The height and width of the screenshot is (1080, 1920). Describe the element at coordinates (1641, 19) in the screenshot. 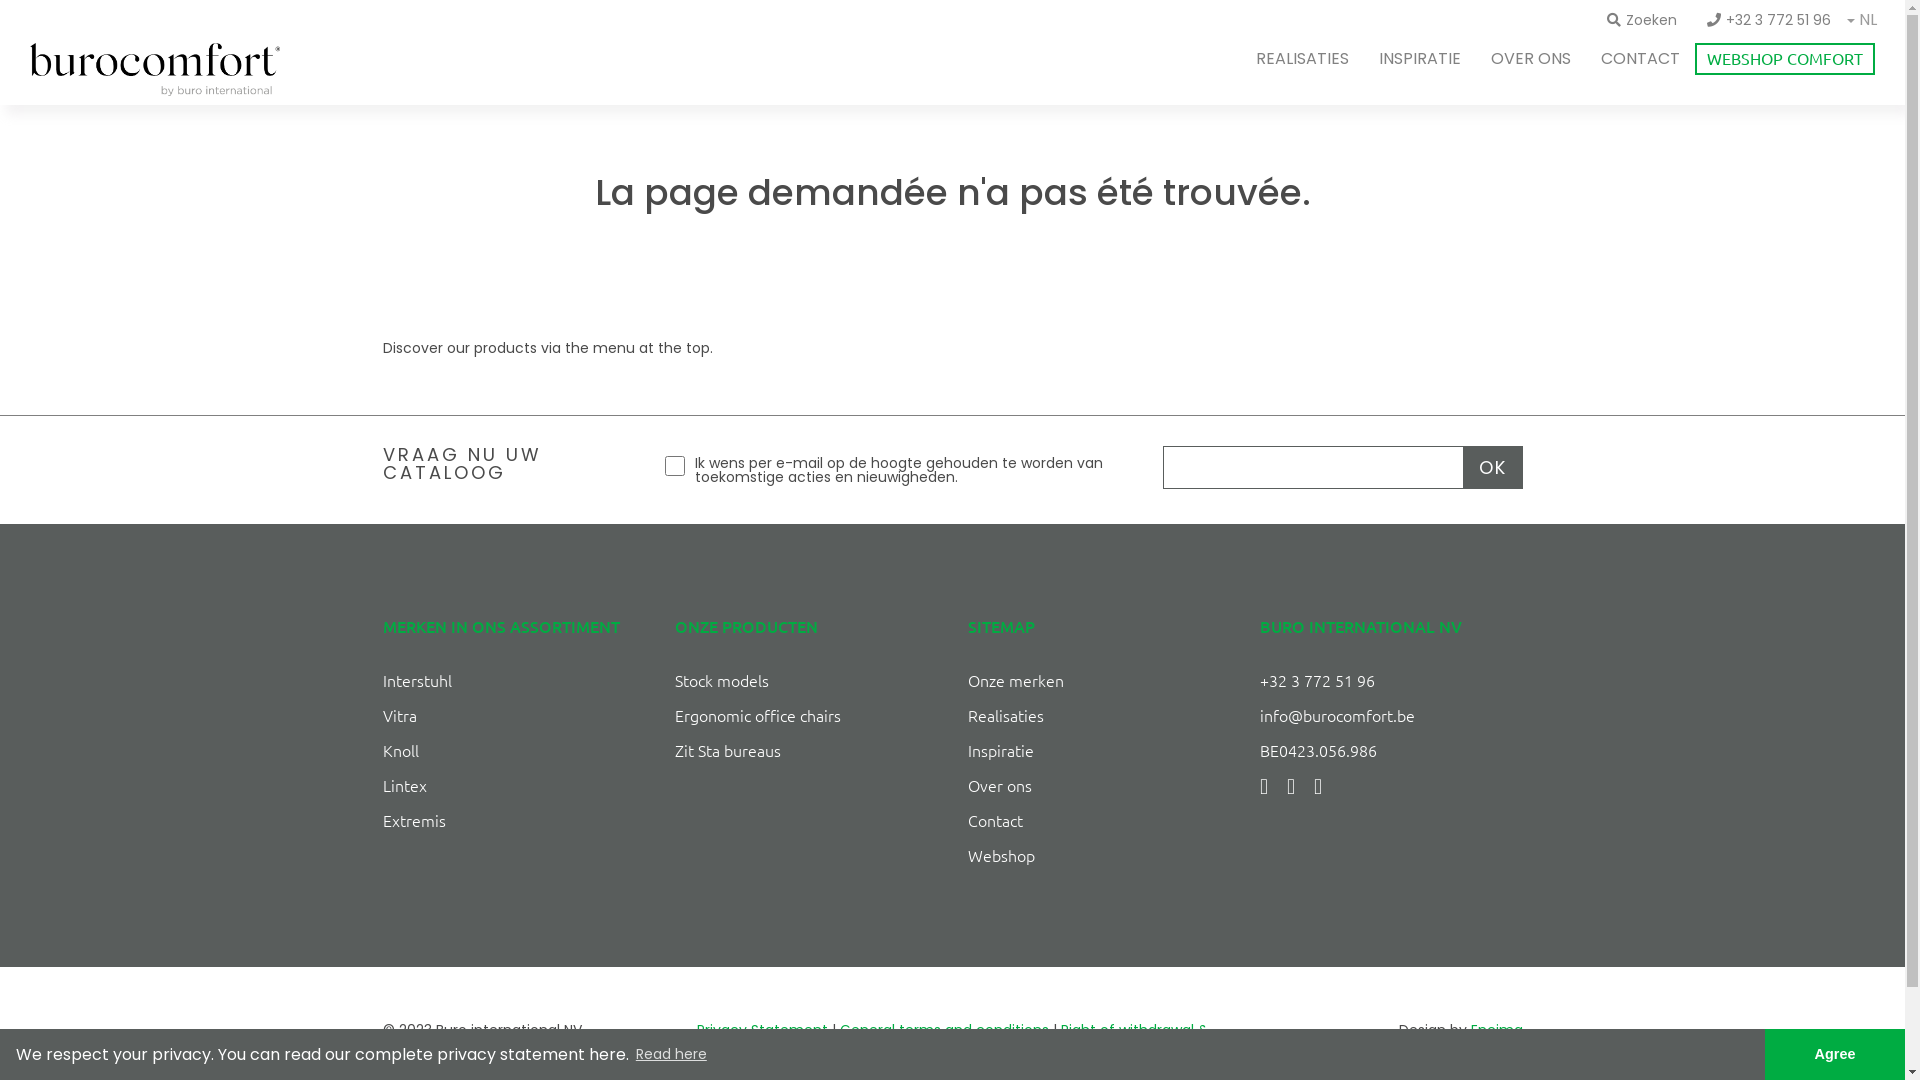

I see `'Zoeken'` at that location.